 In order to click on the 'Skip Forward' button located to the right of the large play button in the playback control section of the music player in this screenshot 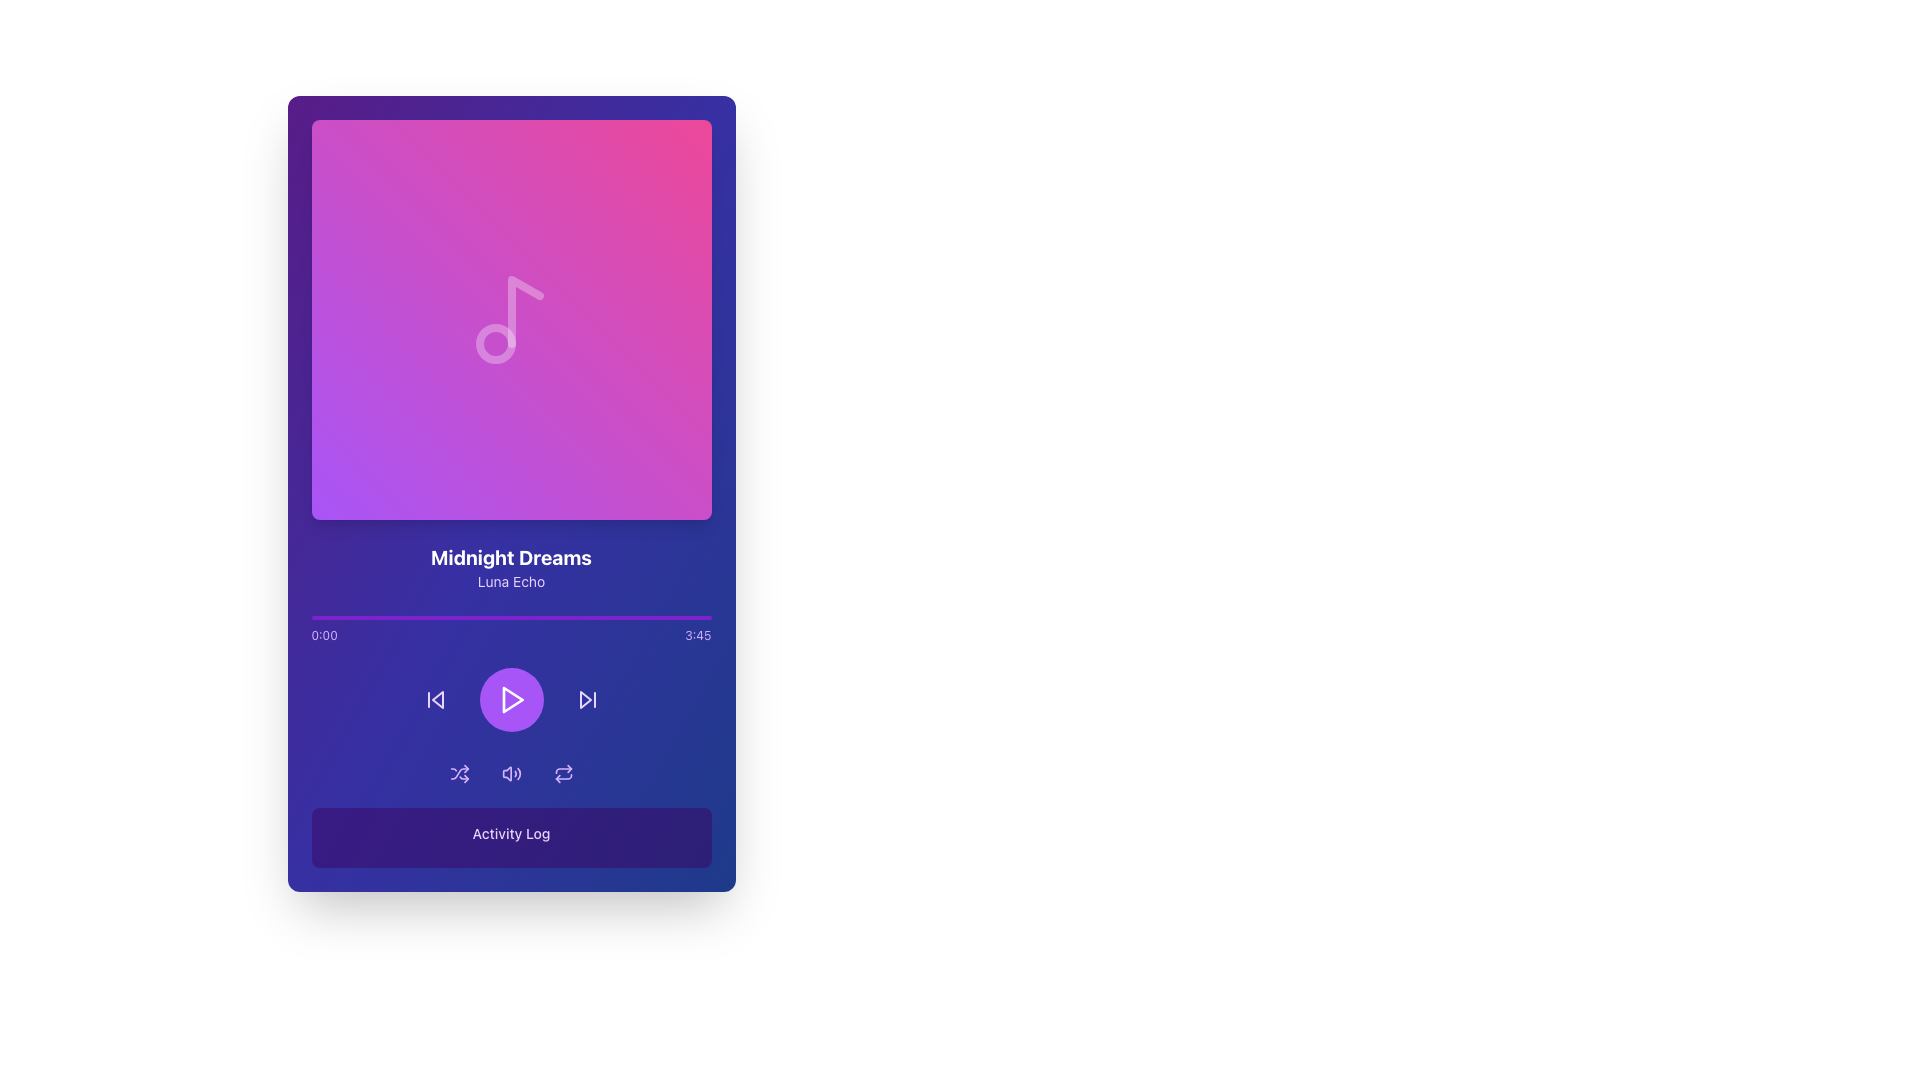, I will do `click(586, 698)`.